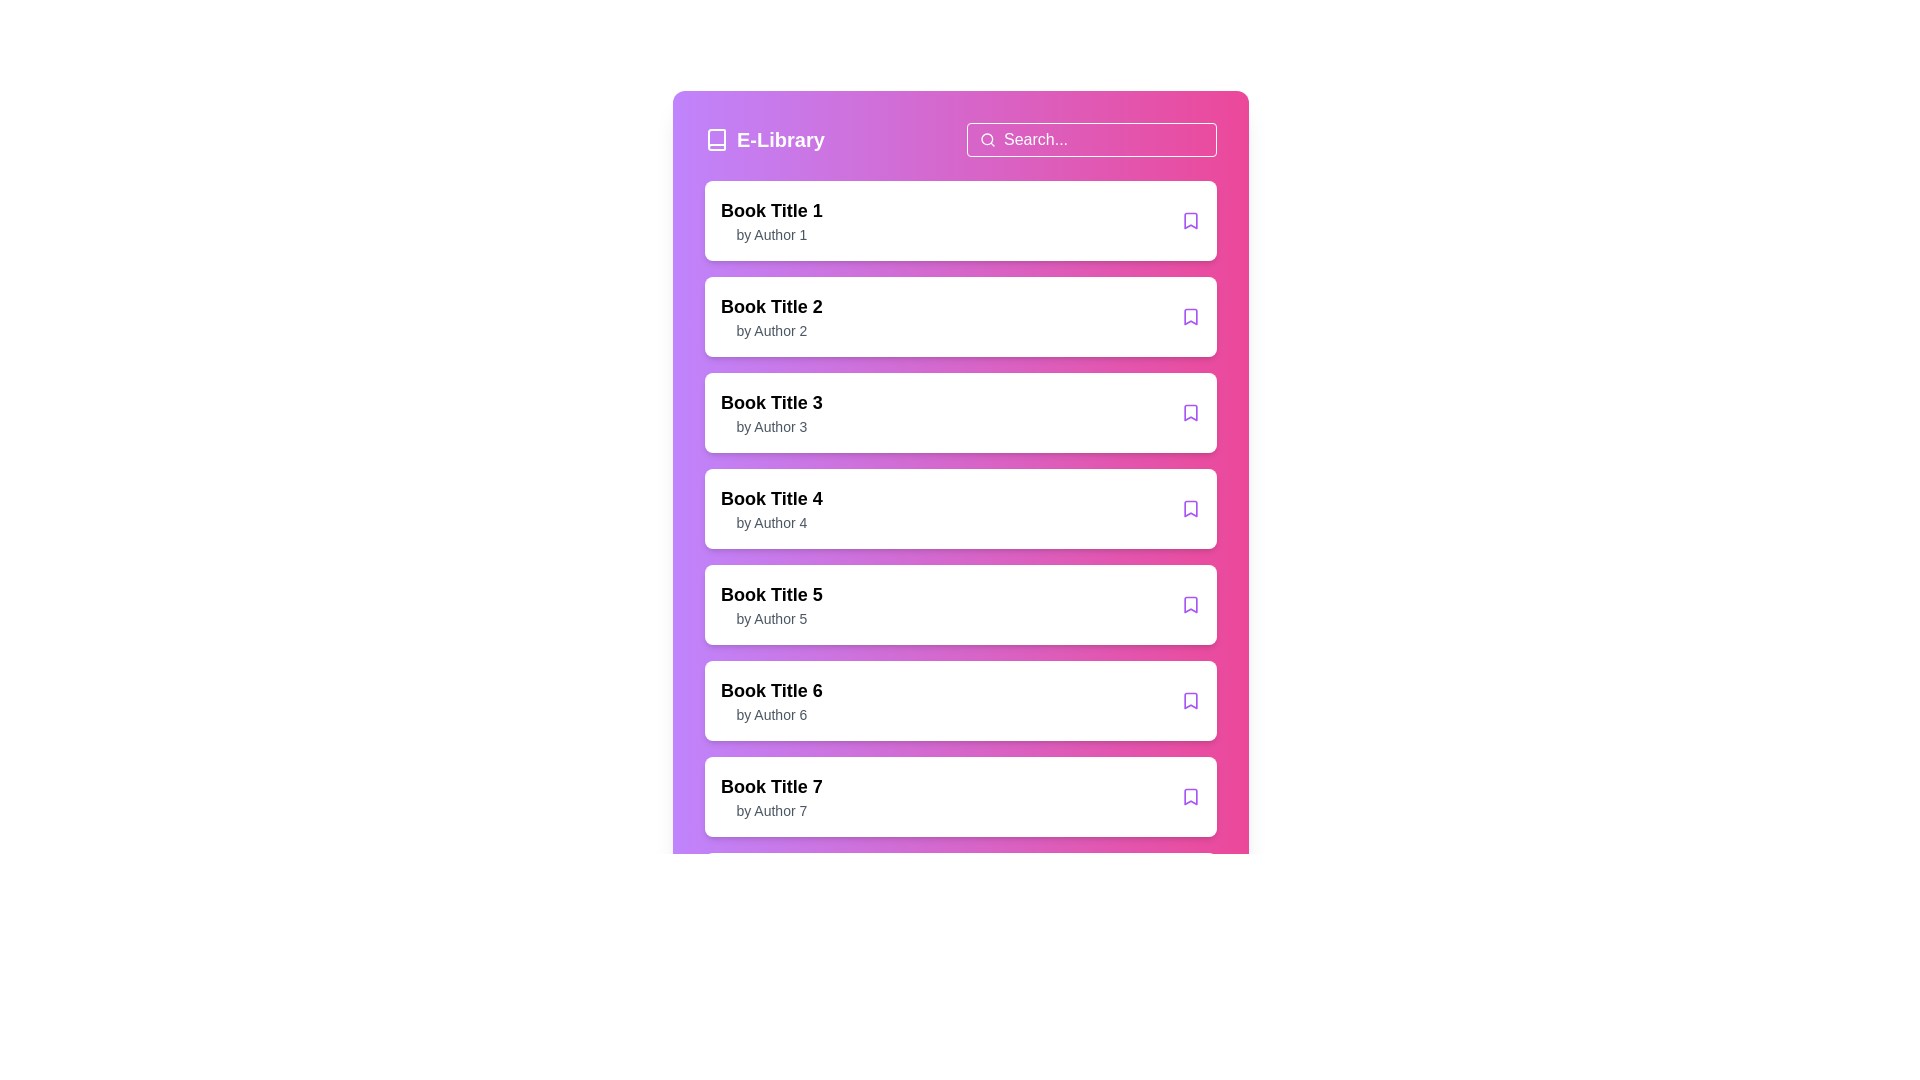 This screenshot has height=1080, width=1920. What do you see at coordinates (770, 508) in the screenshot?
I see `the text display element representing the title and author information of the book in the e-library application` at bounding box center [770, 508].